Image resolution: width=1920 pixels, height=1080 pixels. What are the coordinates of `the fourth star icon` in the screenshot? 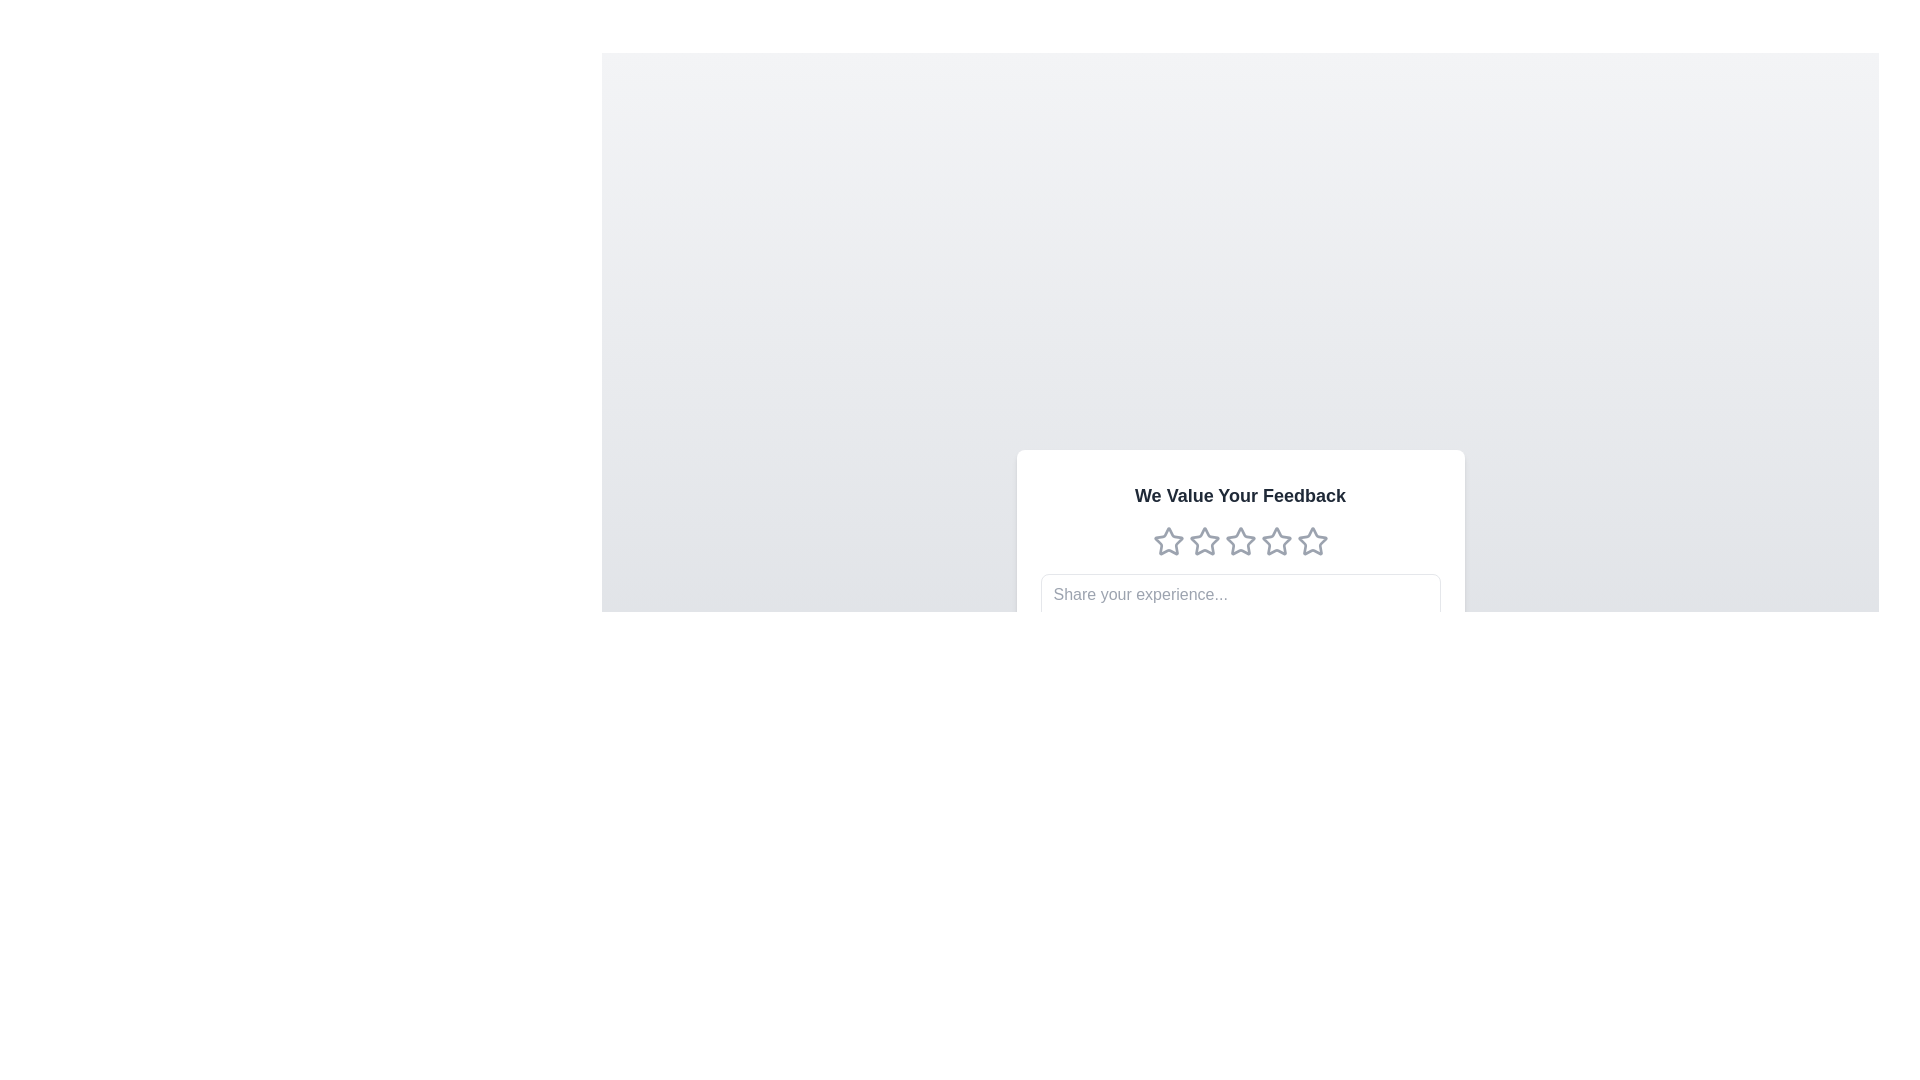 It's located at (1275, 542).